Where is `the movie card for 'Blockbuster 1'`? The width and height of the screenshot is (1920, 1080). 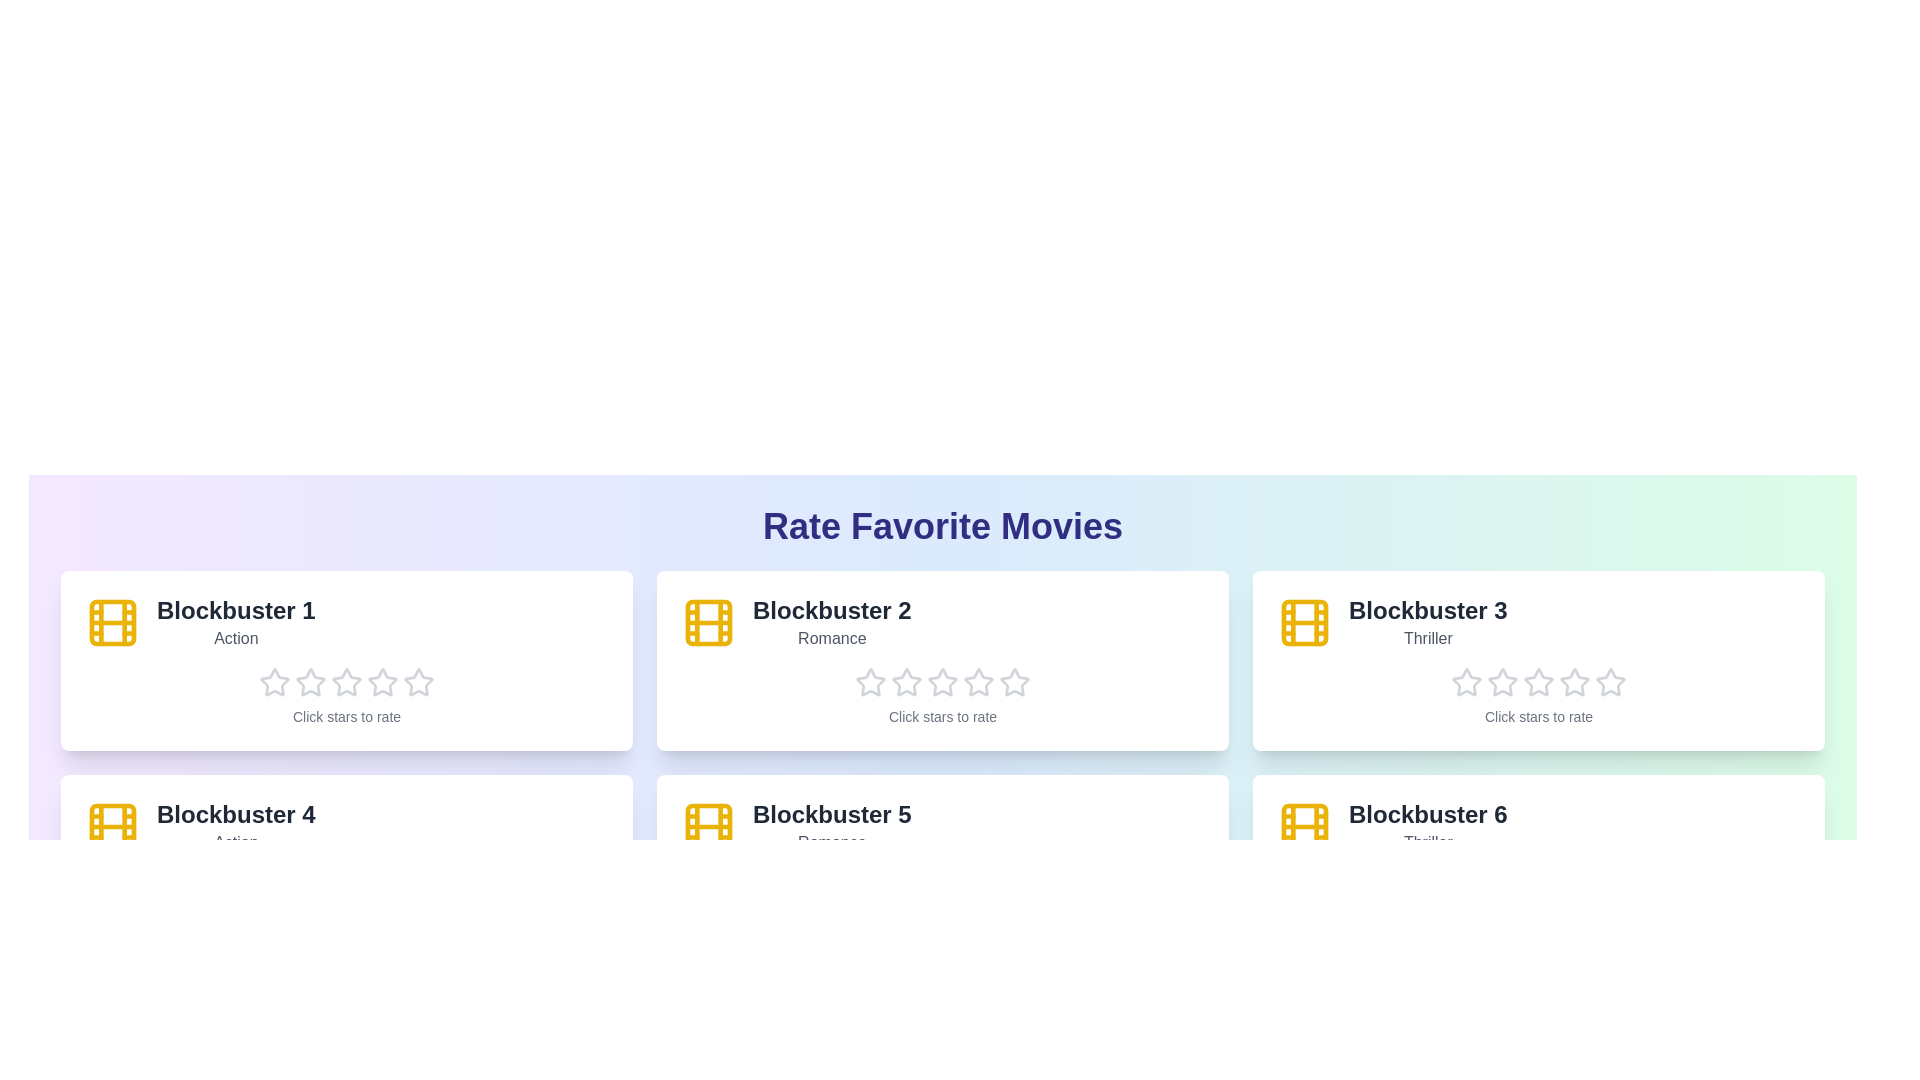
the movie card for 'Blockbuster 1' is located at coordinates (346, 660).